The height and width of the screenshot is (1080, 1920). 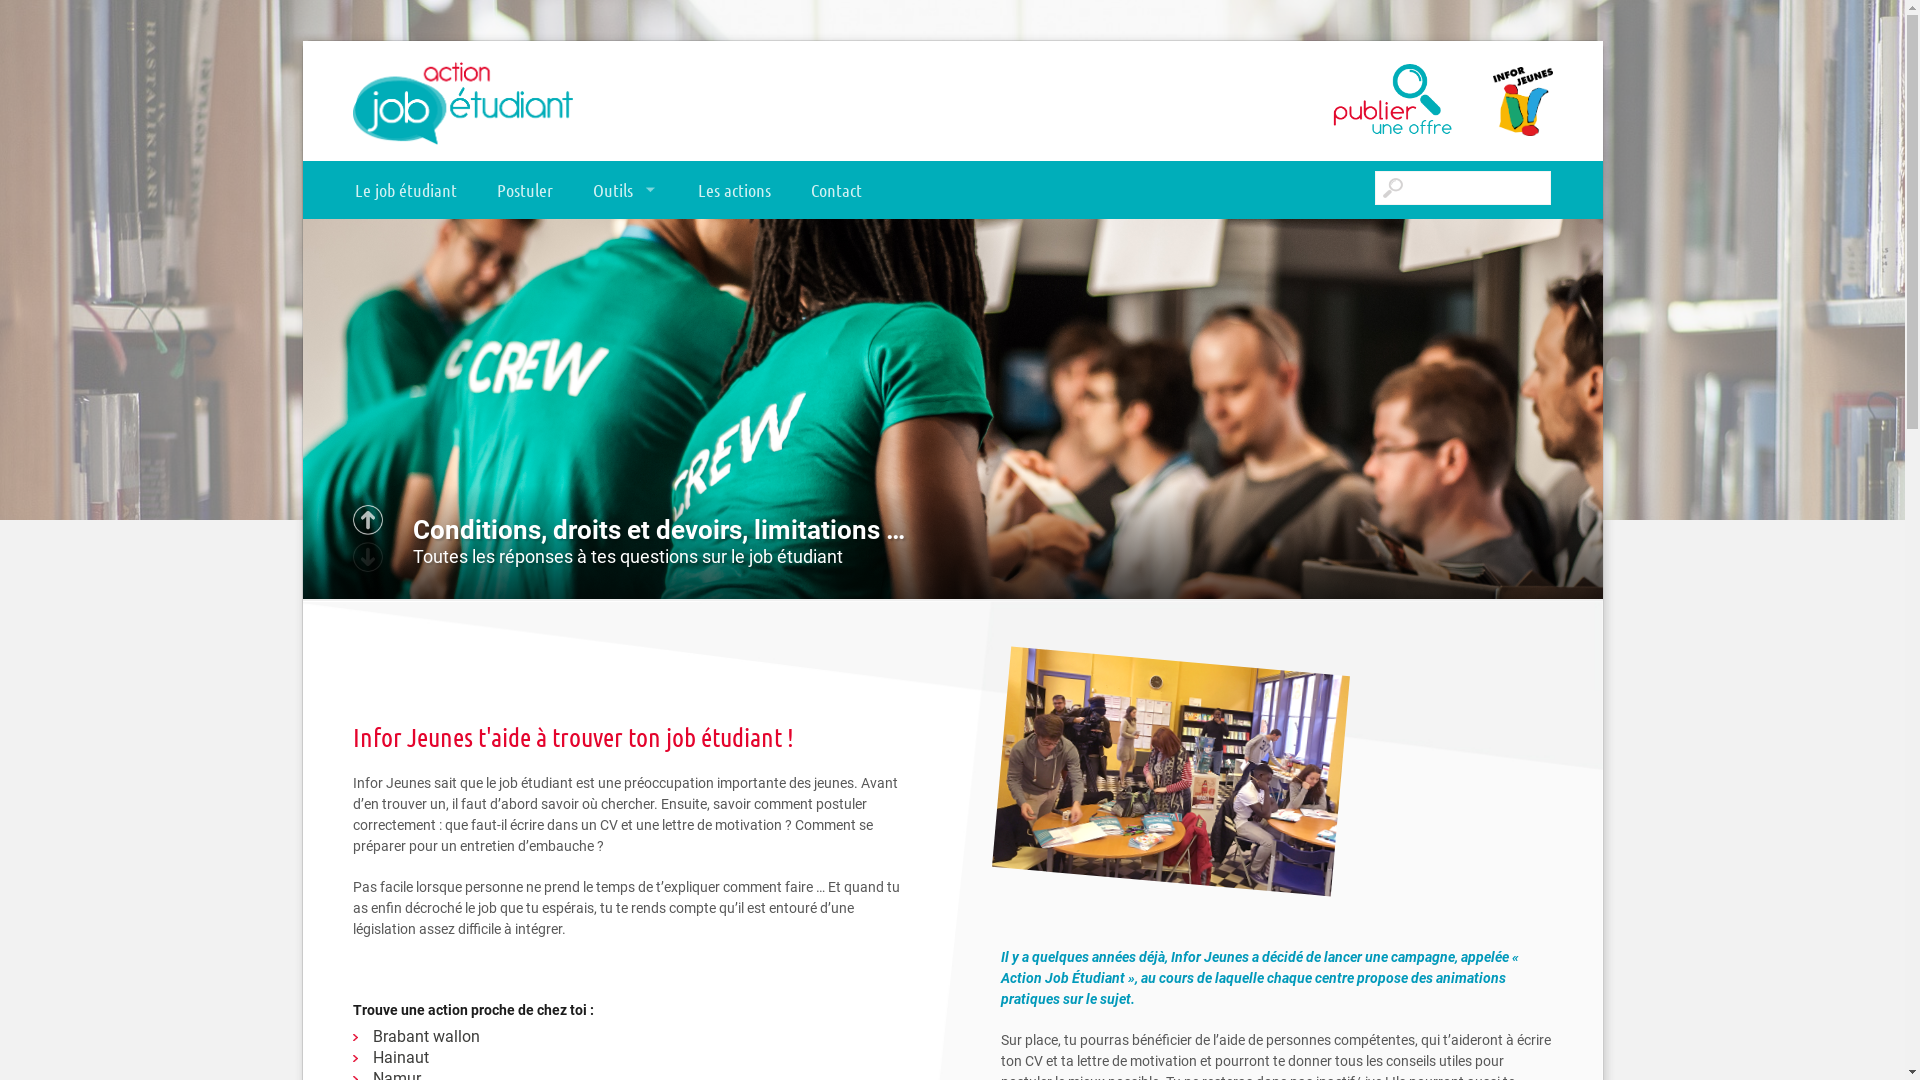 What do you see at coordinates (733, 191) in the screenshot?
I see `'Les actions'` at bounding box center [733, 191].